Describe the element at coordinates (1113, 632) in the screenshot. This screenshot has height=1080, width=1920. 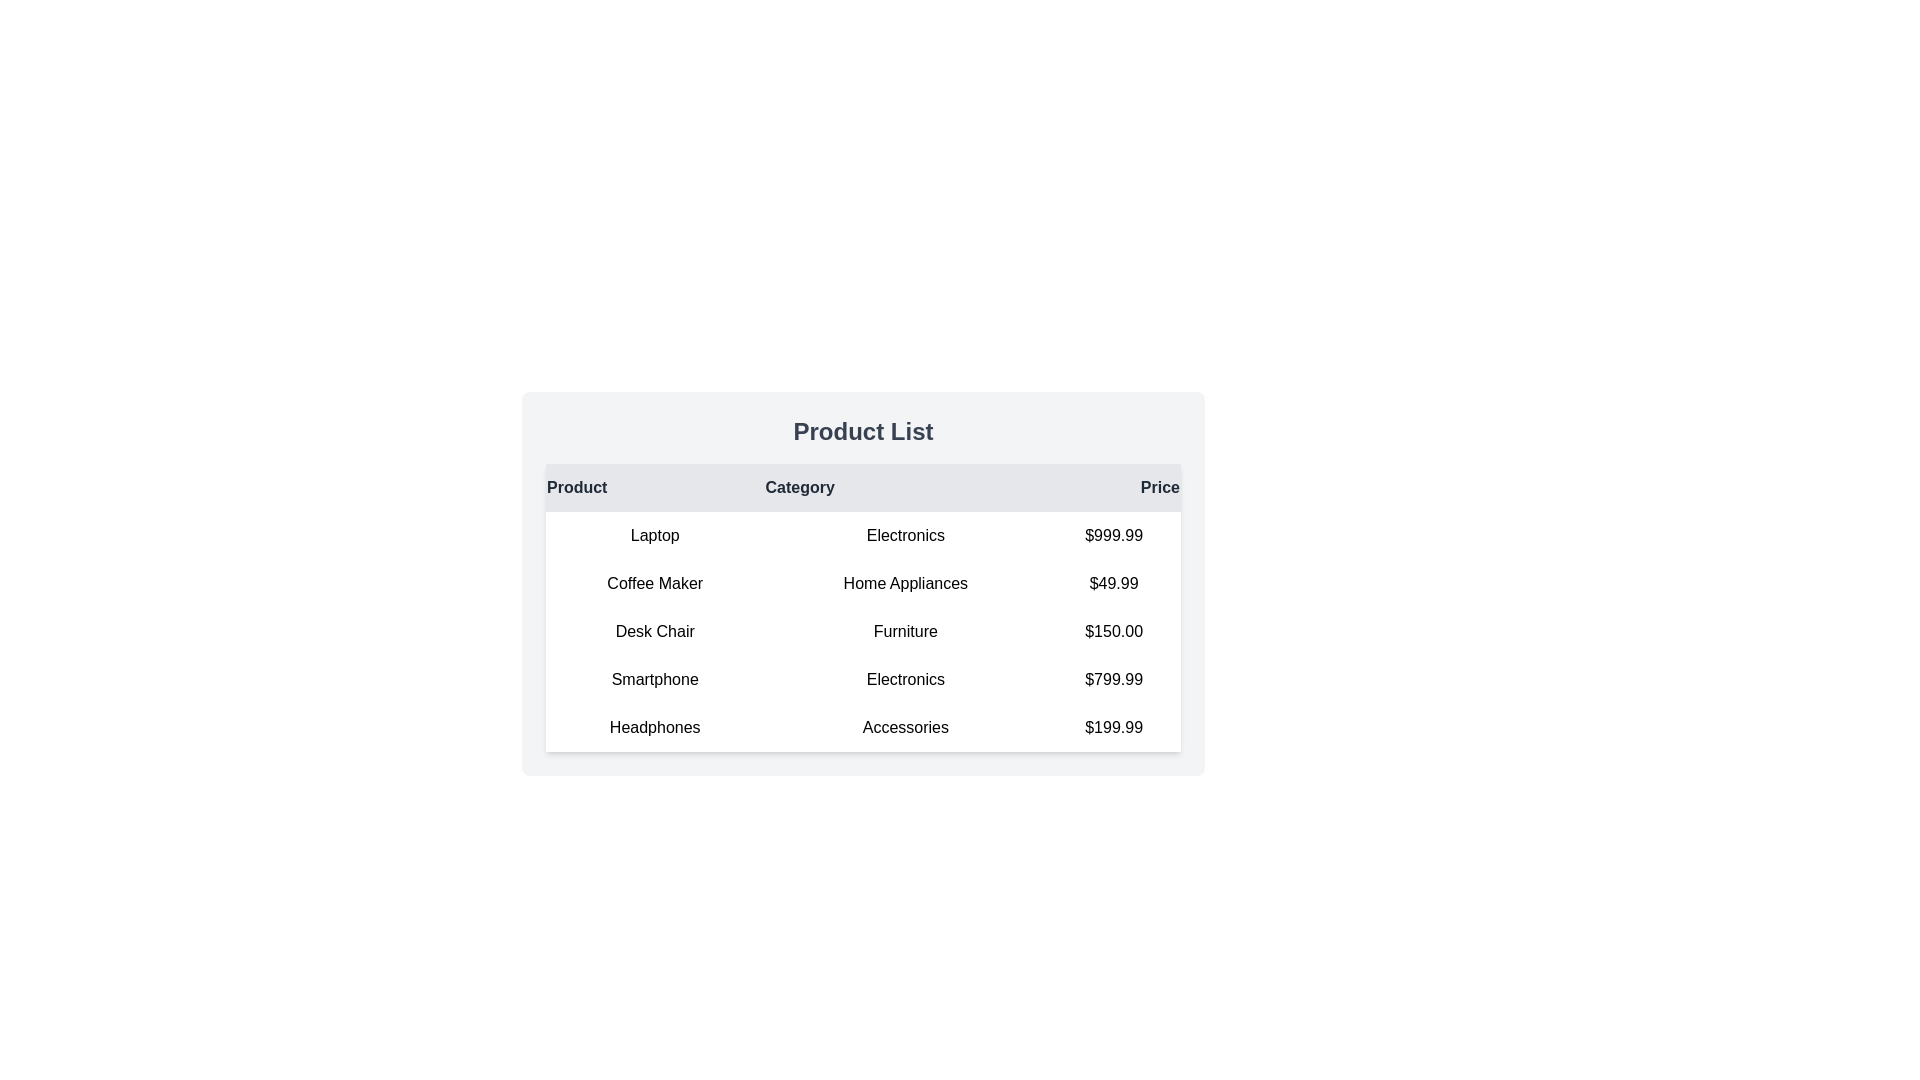
I see `the price text element displaying '$150.00', which is located in the third row of the table under the 'Price' column, to the right of 'Furniture' in the 'Category' column and 'Desk Chair' in the 'Product' column` at that location.